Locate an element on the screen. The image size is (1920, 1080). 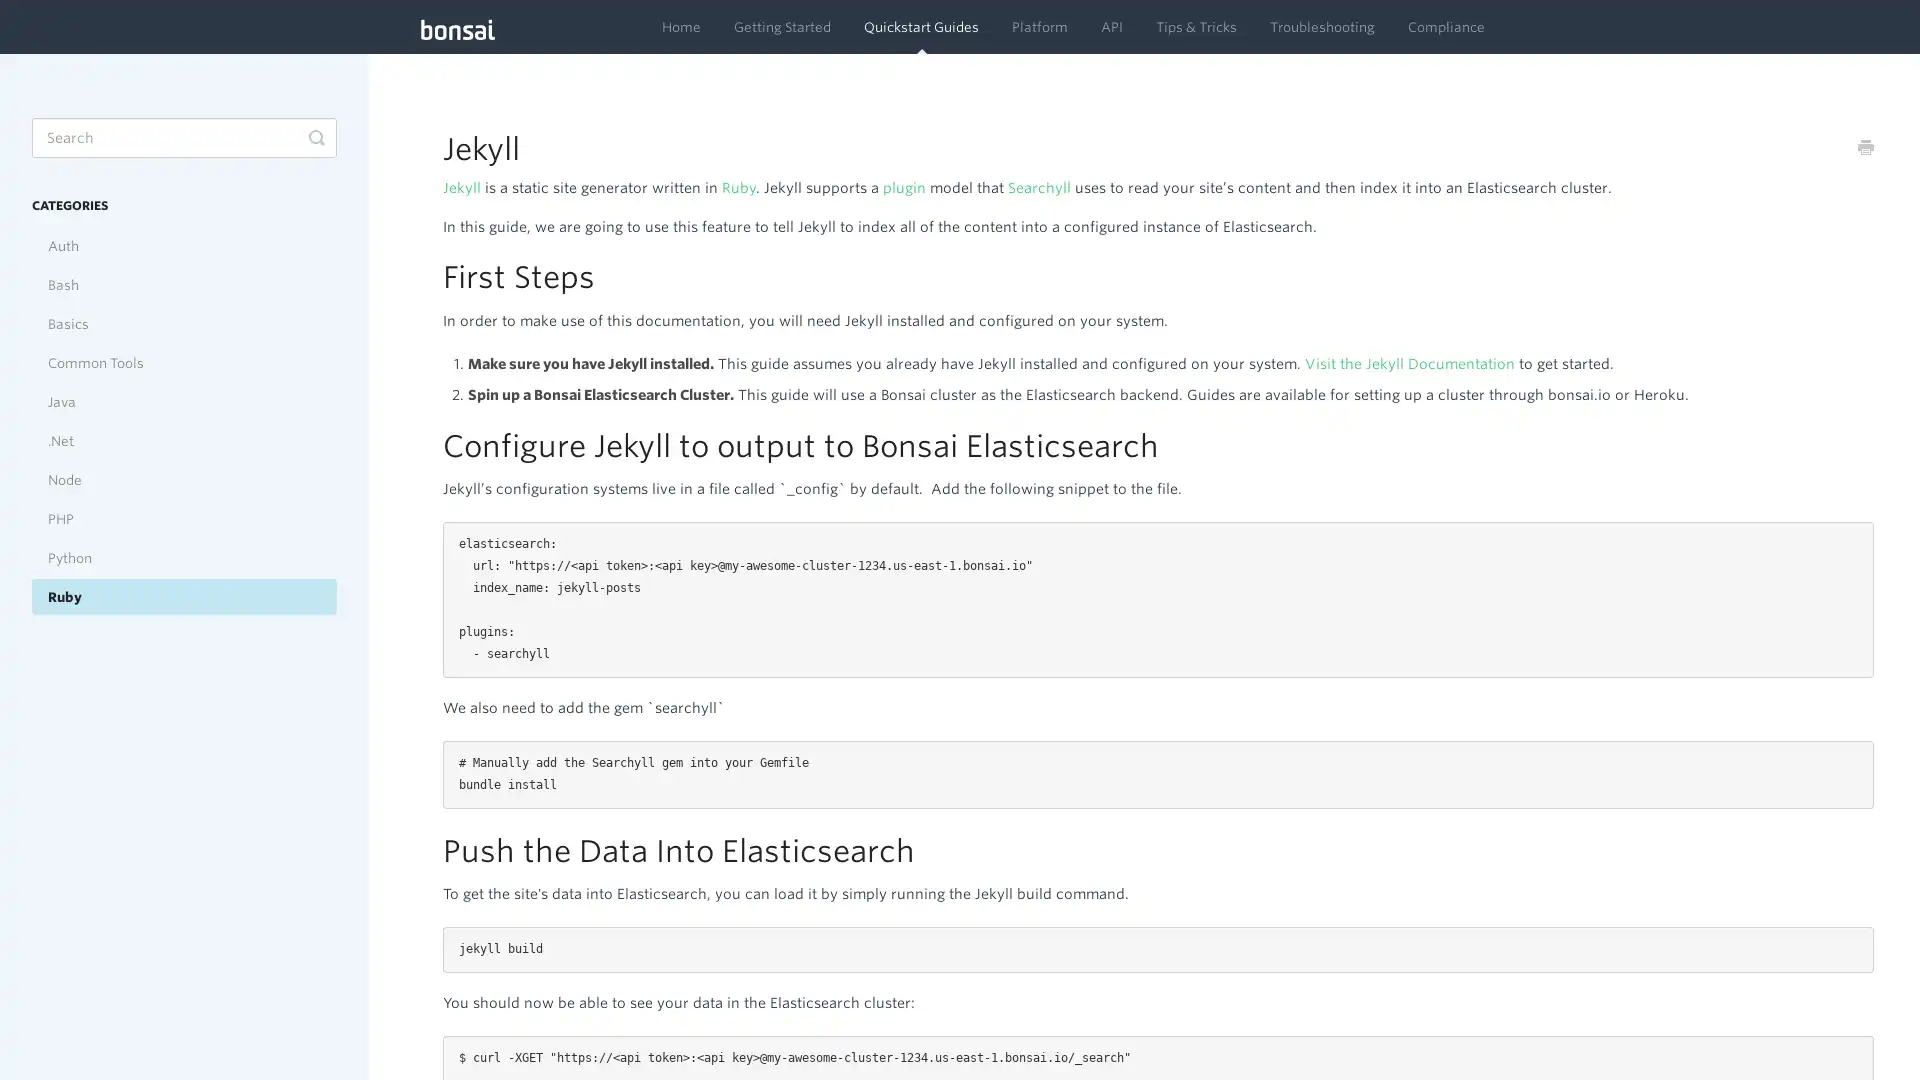
Toggle Search is located at coordinates (315, 137).